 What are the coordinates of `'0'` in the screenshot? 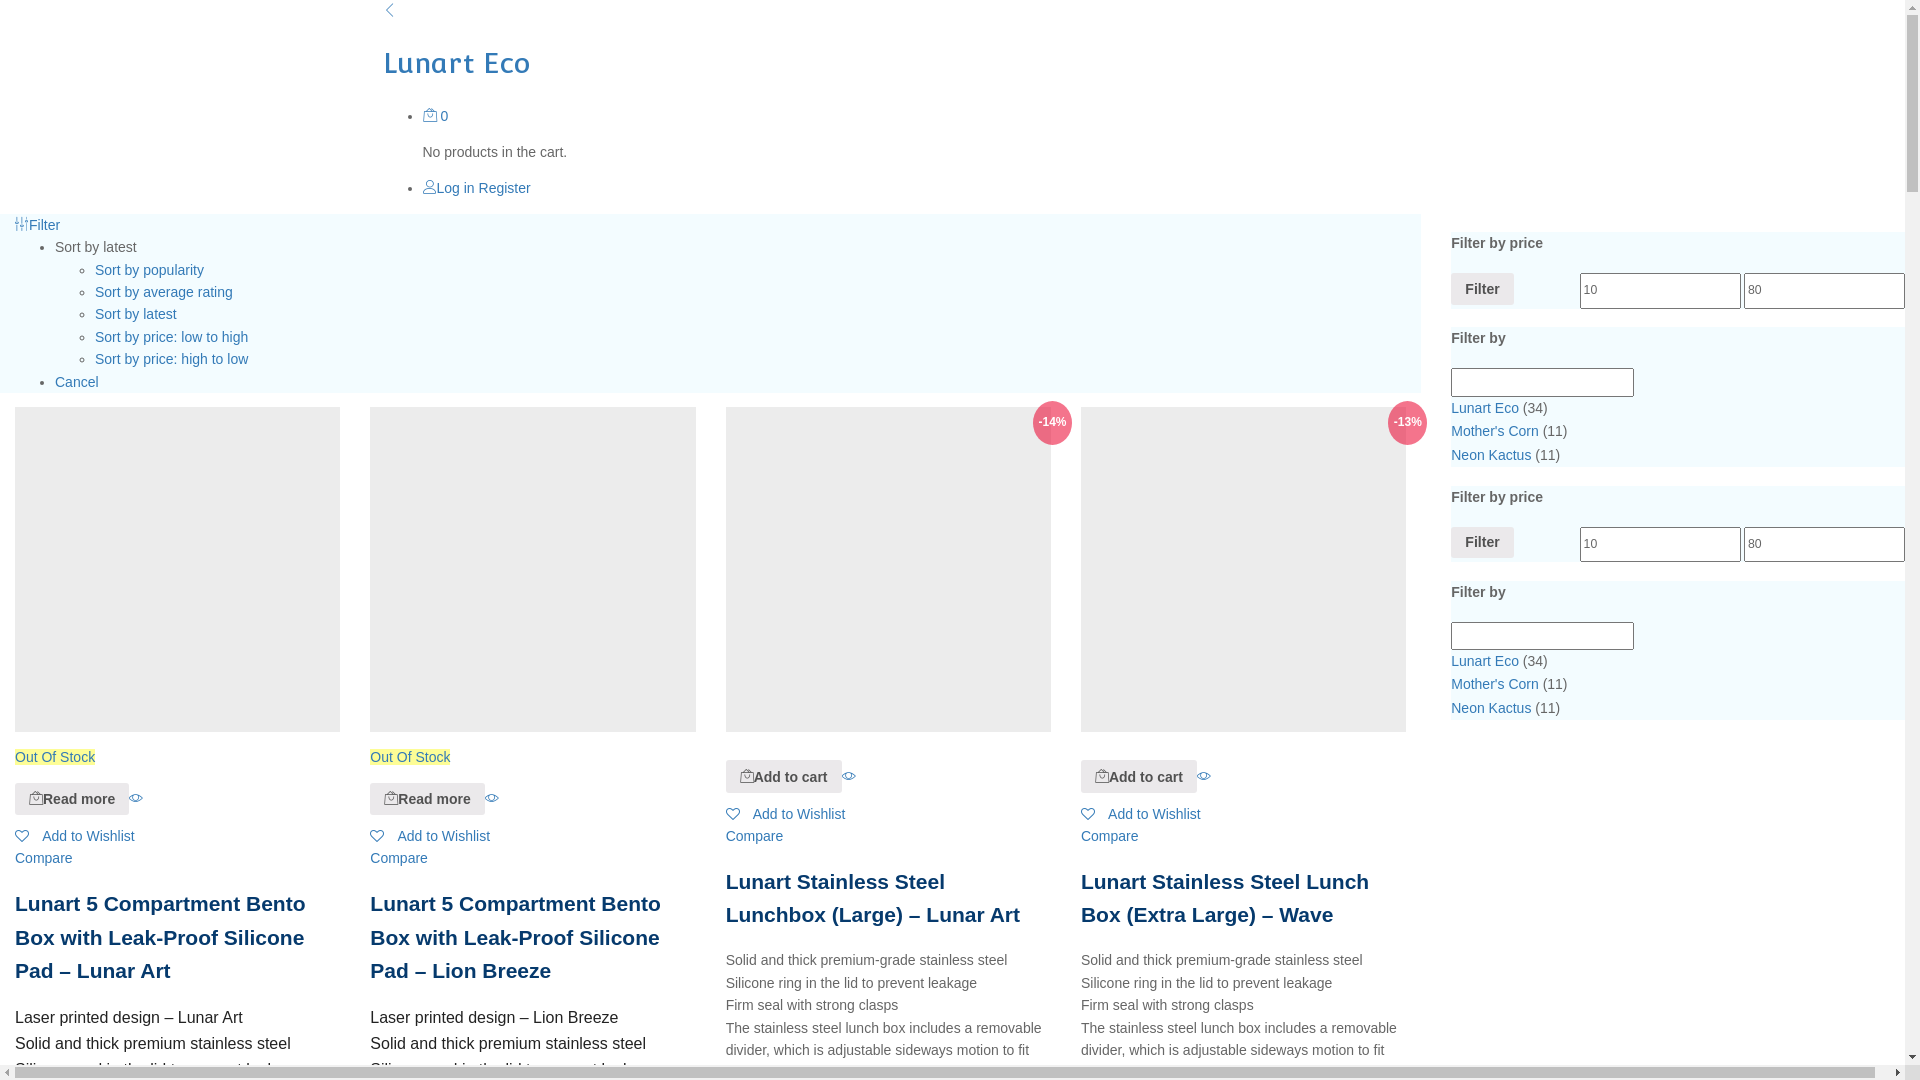 It's located at (434, 115).